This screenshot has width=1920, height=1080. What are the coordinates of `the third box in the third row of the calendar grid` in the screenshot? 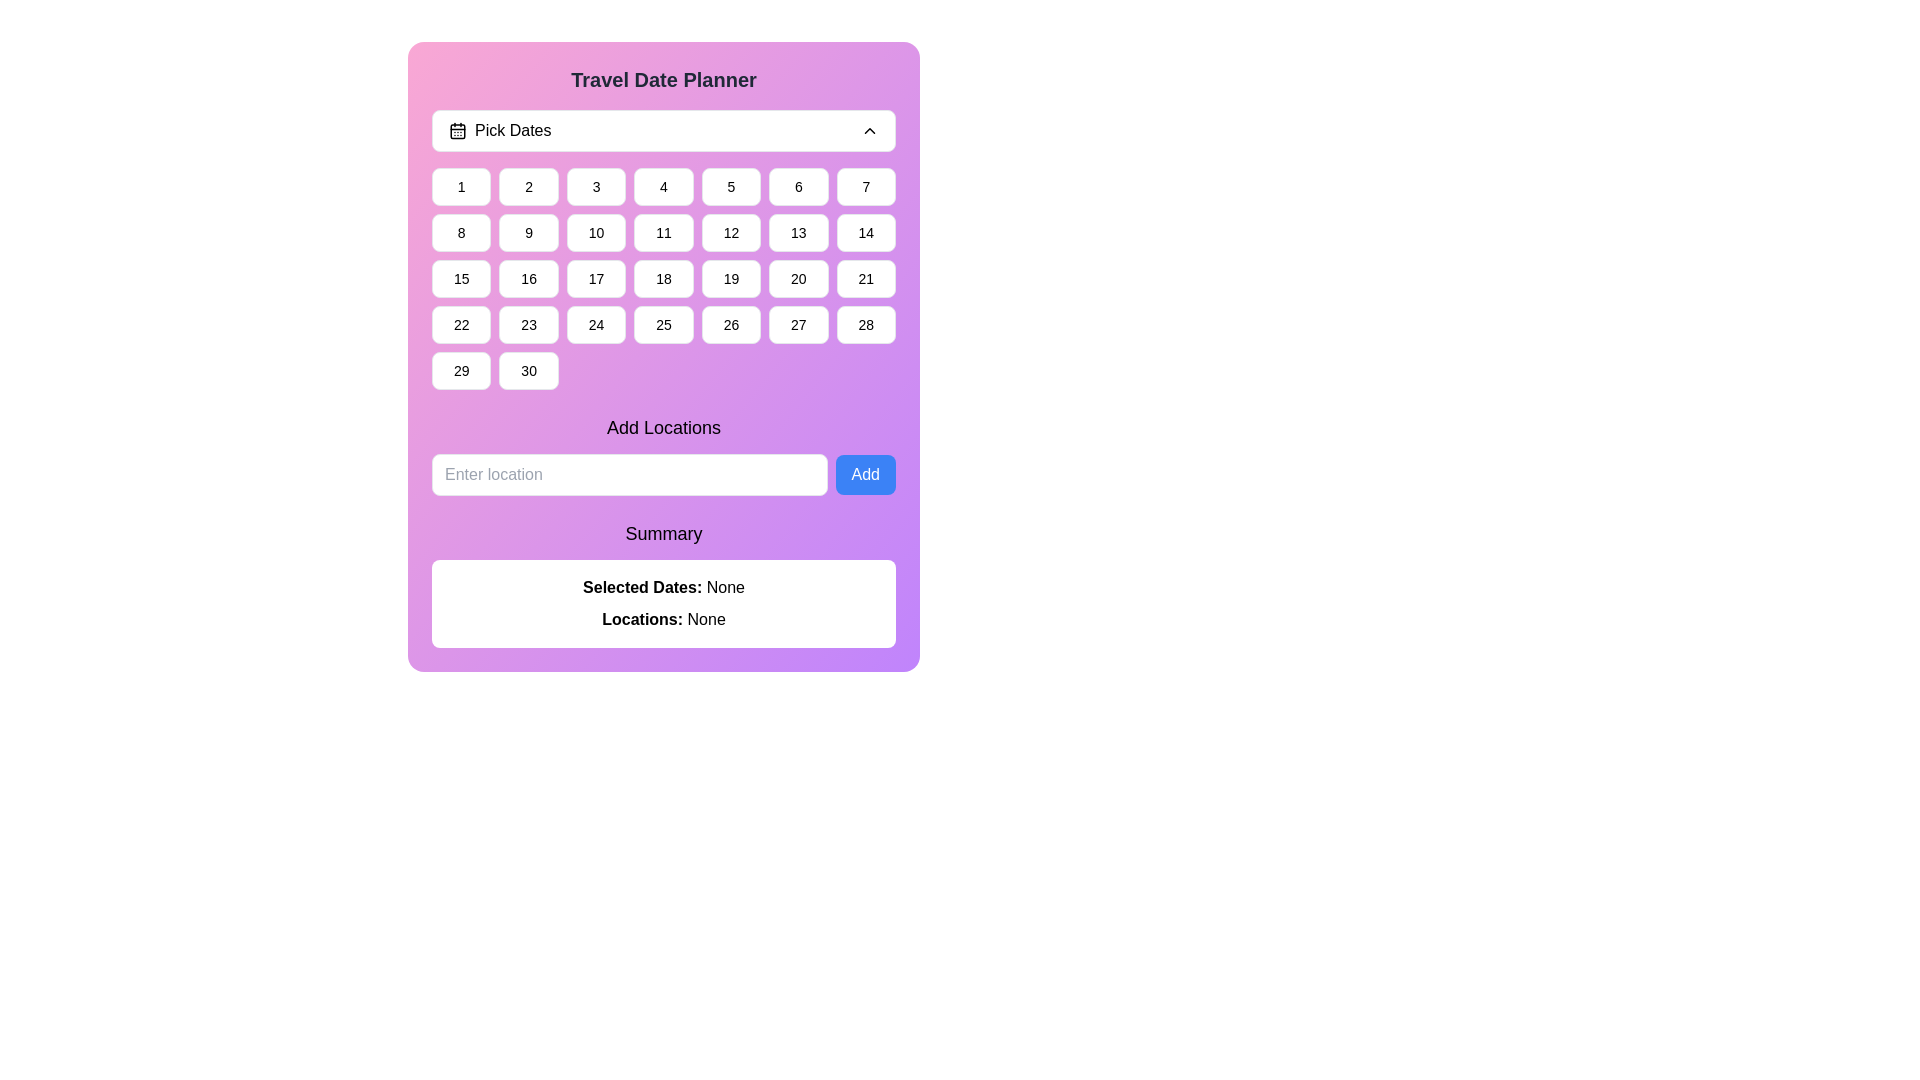 It's located at (595, 278).